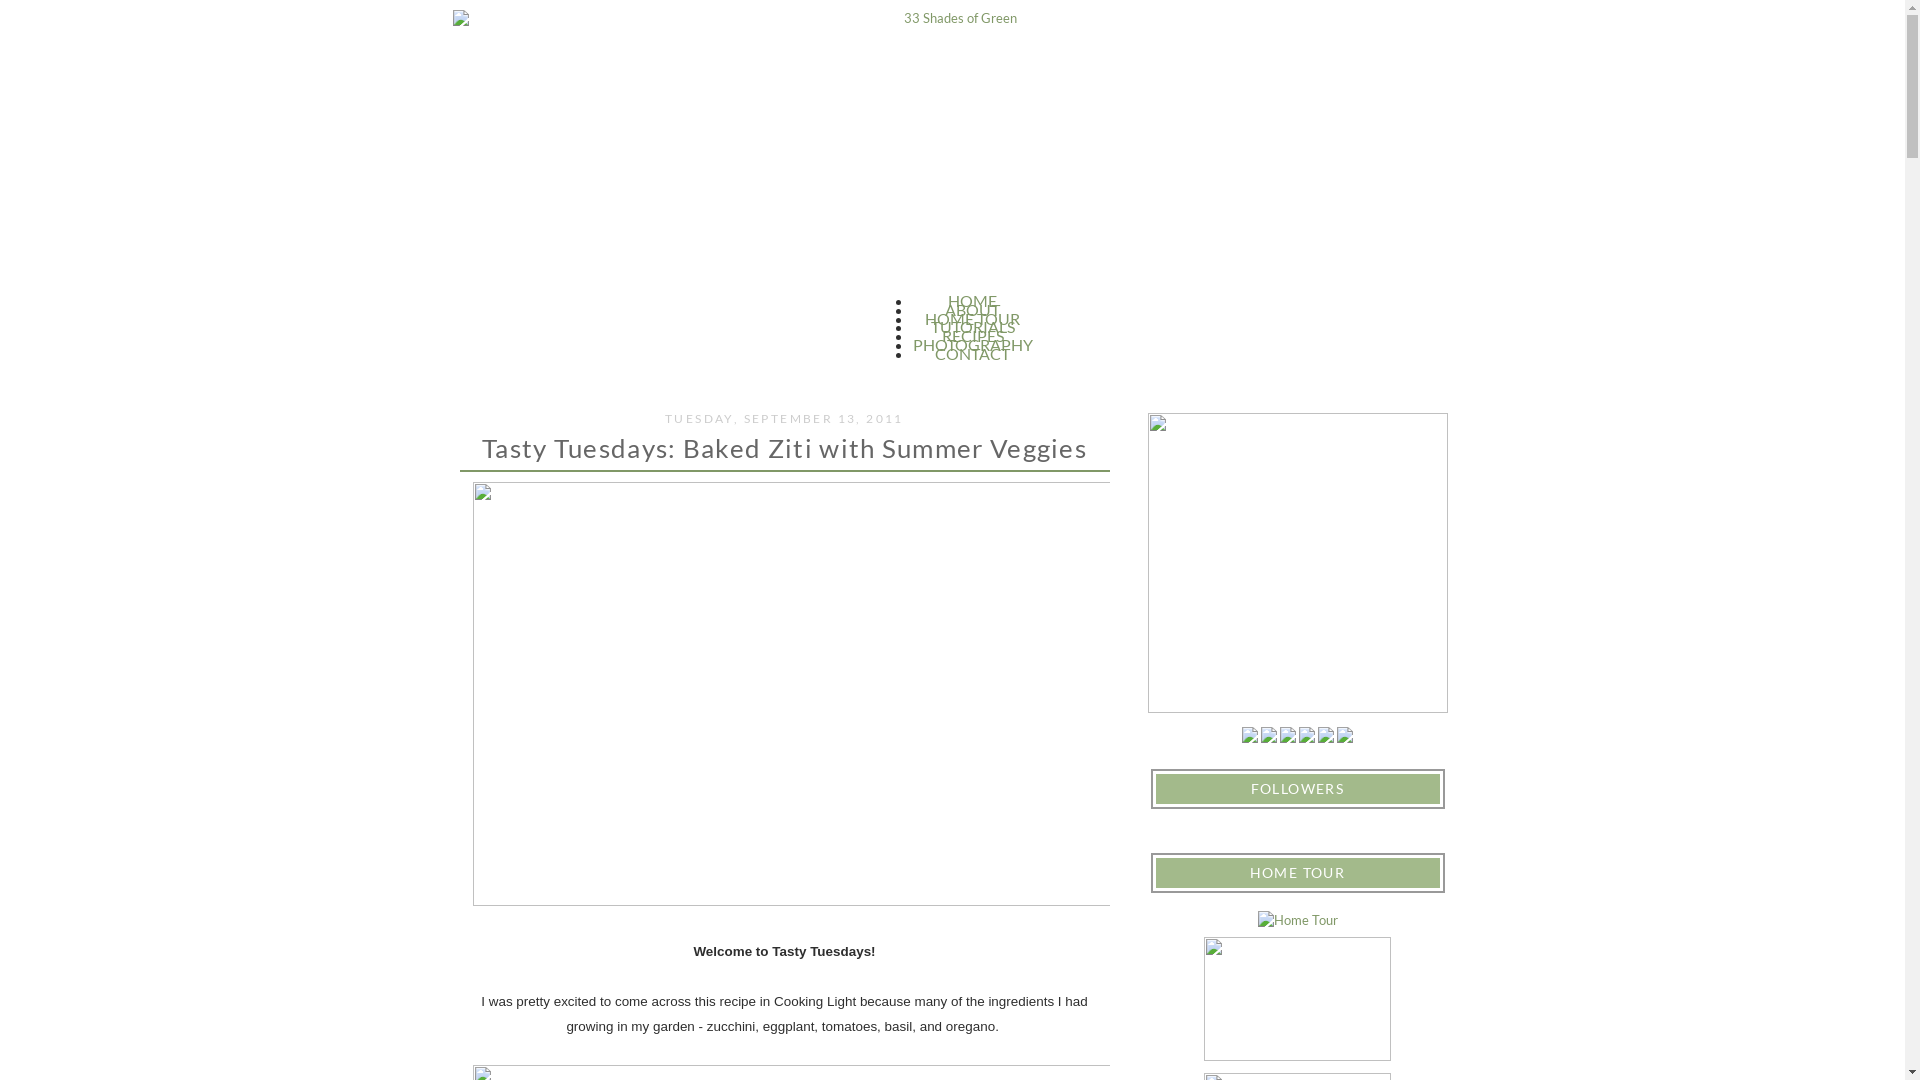 This screenshot has height=1080, width=1920. What do you see at coordinates (972, 309) in the screenshot?
I see `'ABOUT'` at bounding box center [972, 309].